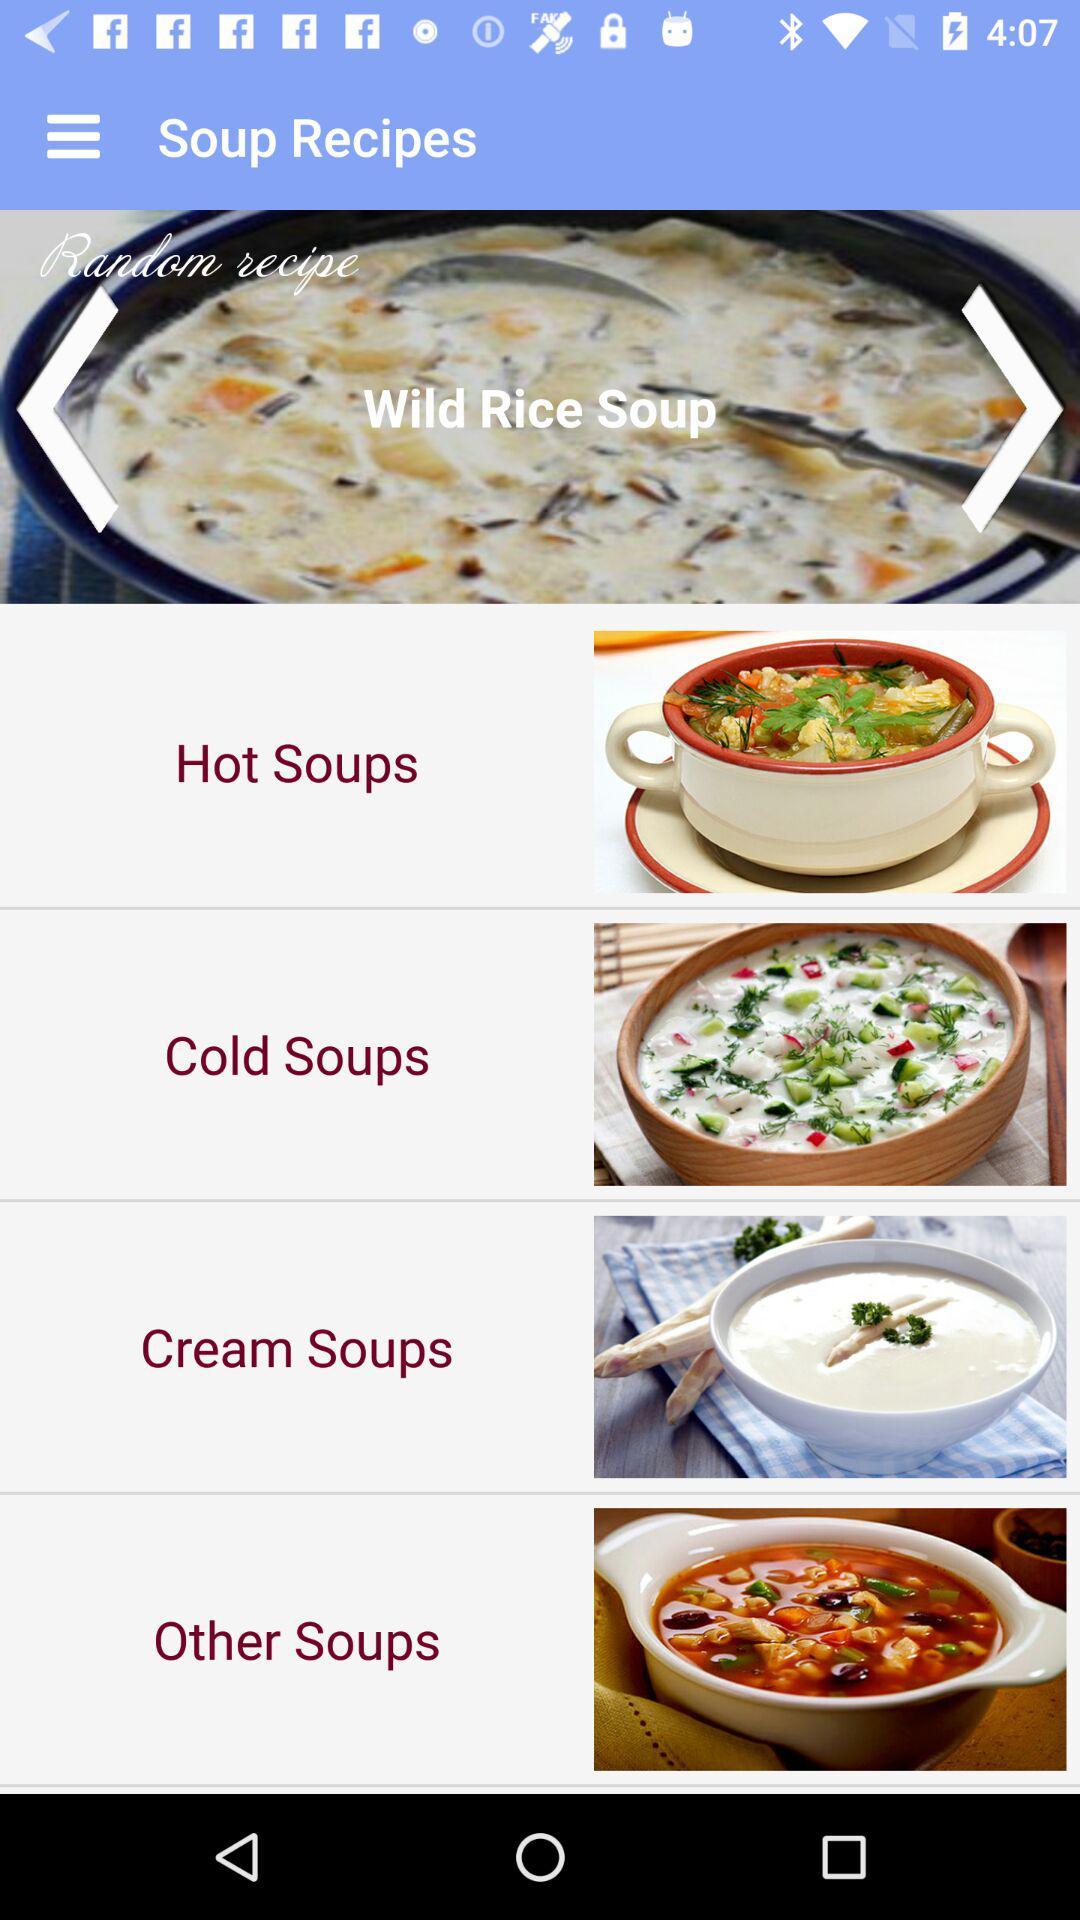 The width and height of the screenshot is (1080, 1920). I want to click on the previous images or style sheets in cascading view, so click(64, 405).